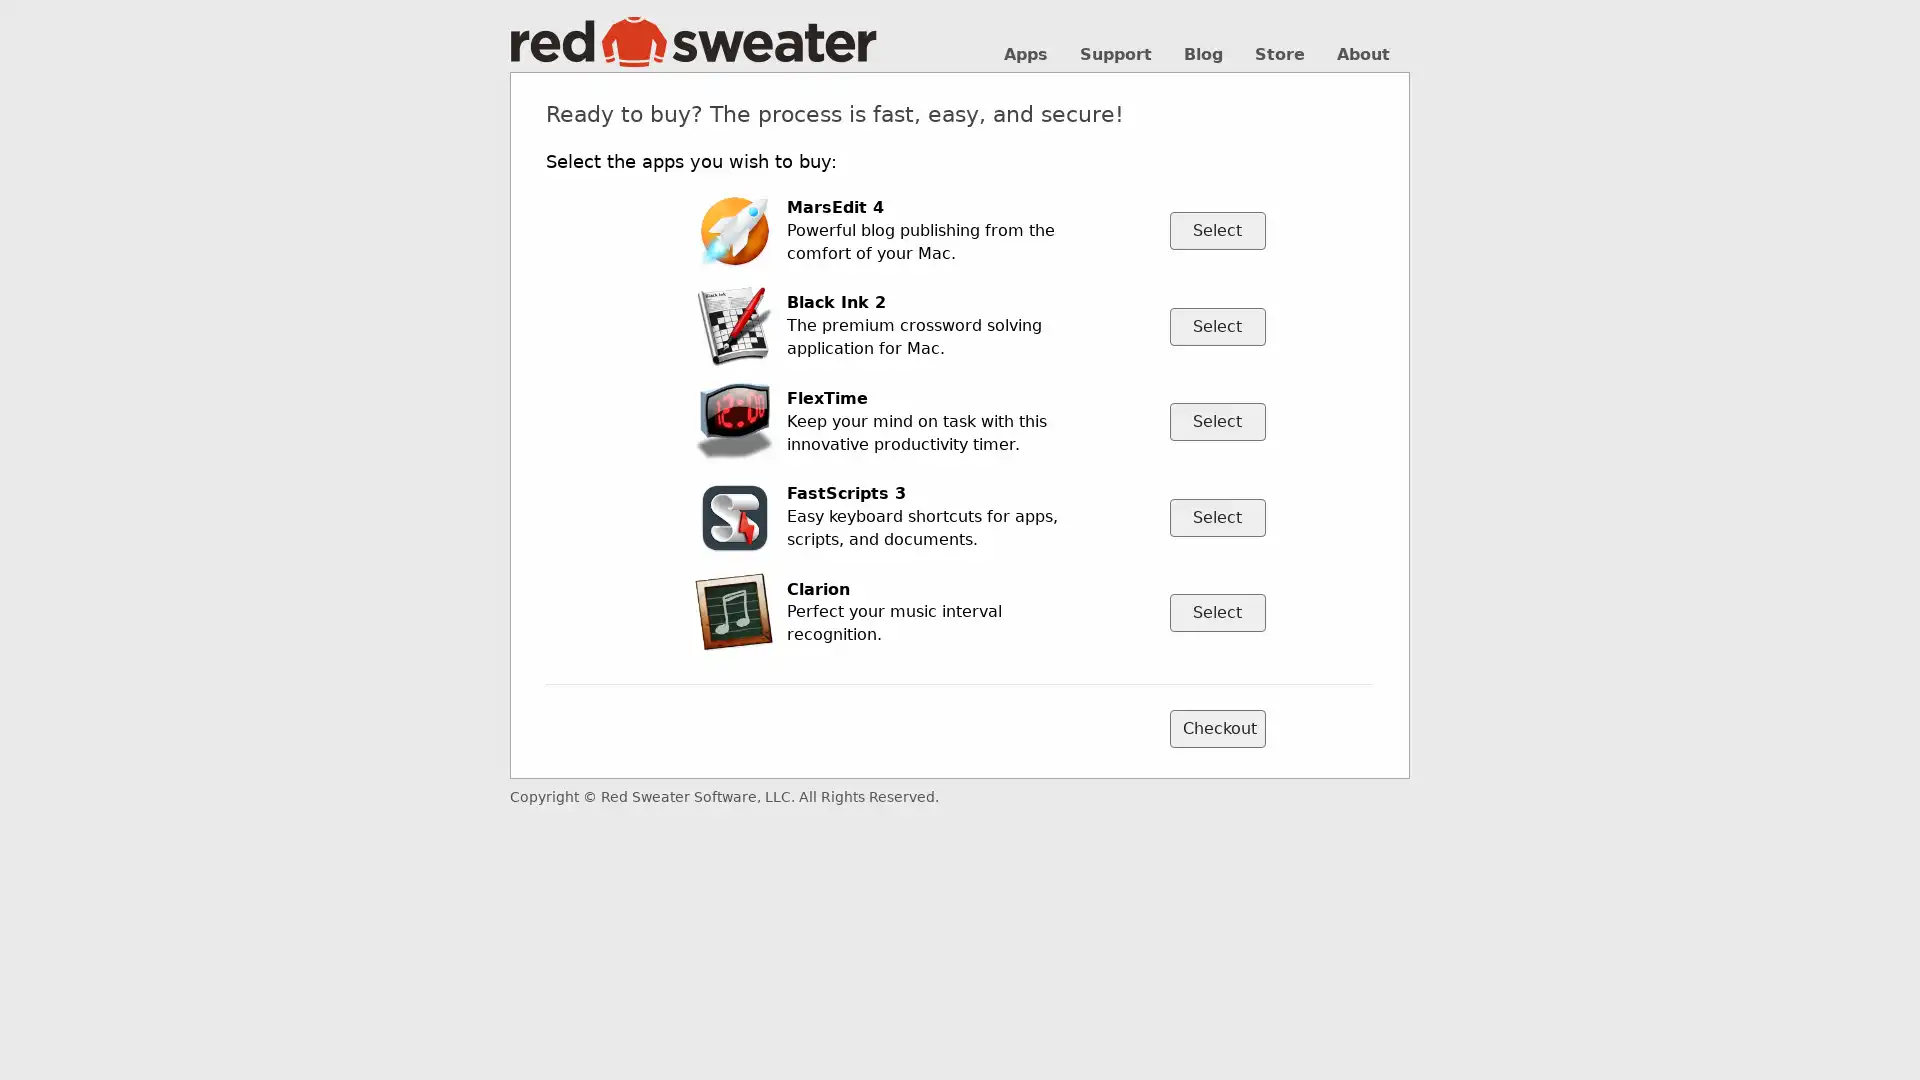 Image resolution: width=1920 pixels, height=1080 pixels. Describe the element at coordinates (1216, 420) in the screenshot. I see `Select` at that location.